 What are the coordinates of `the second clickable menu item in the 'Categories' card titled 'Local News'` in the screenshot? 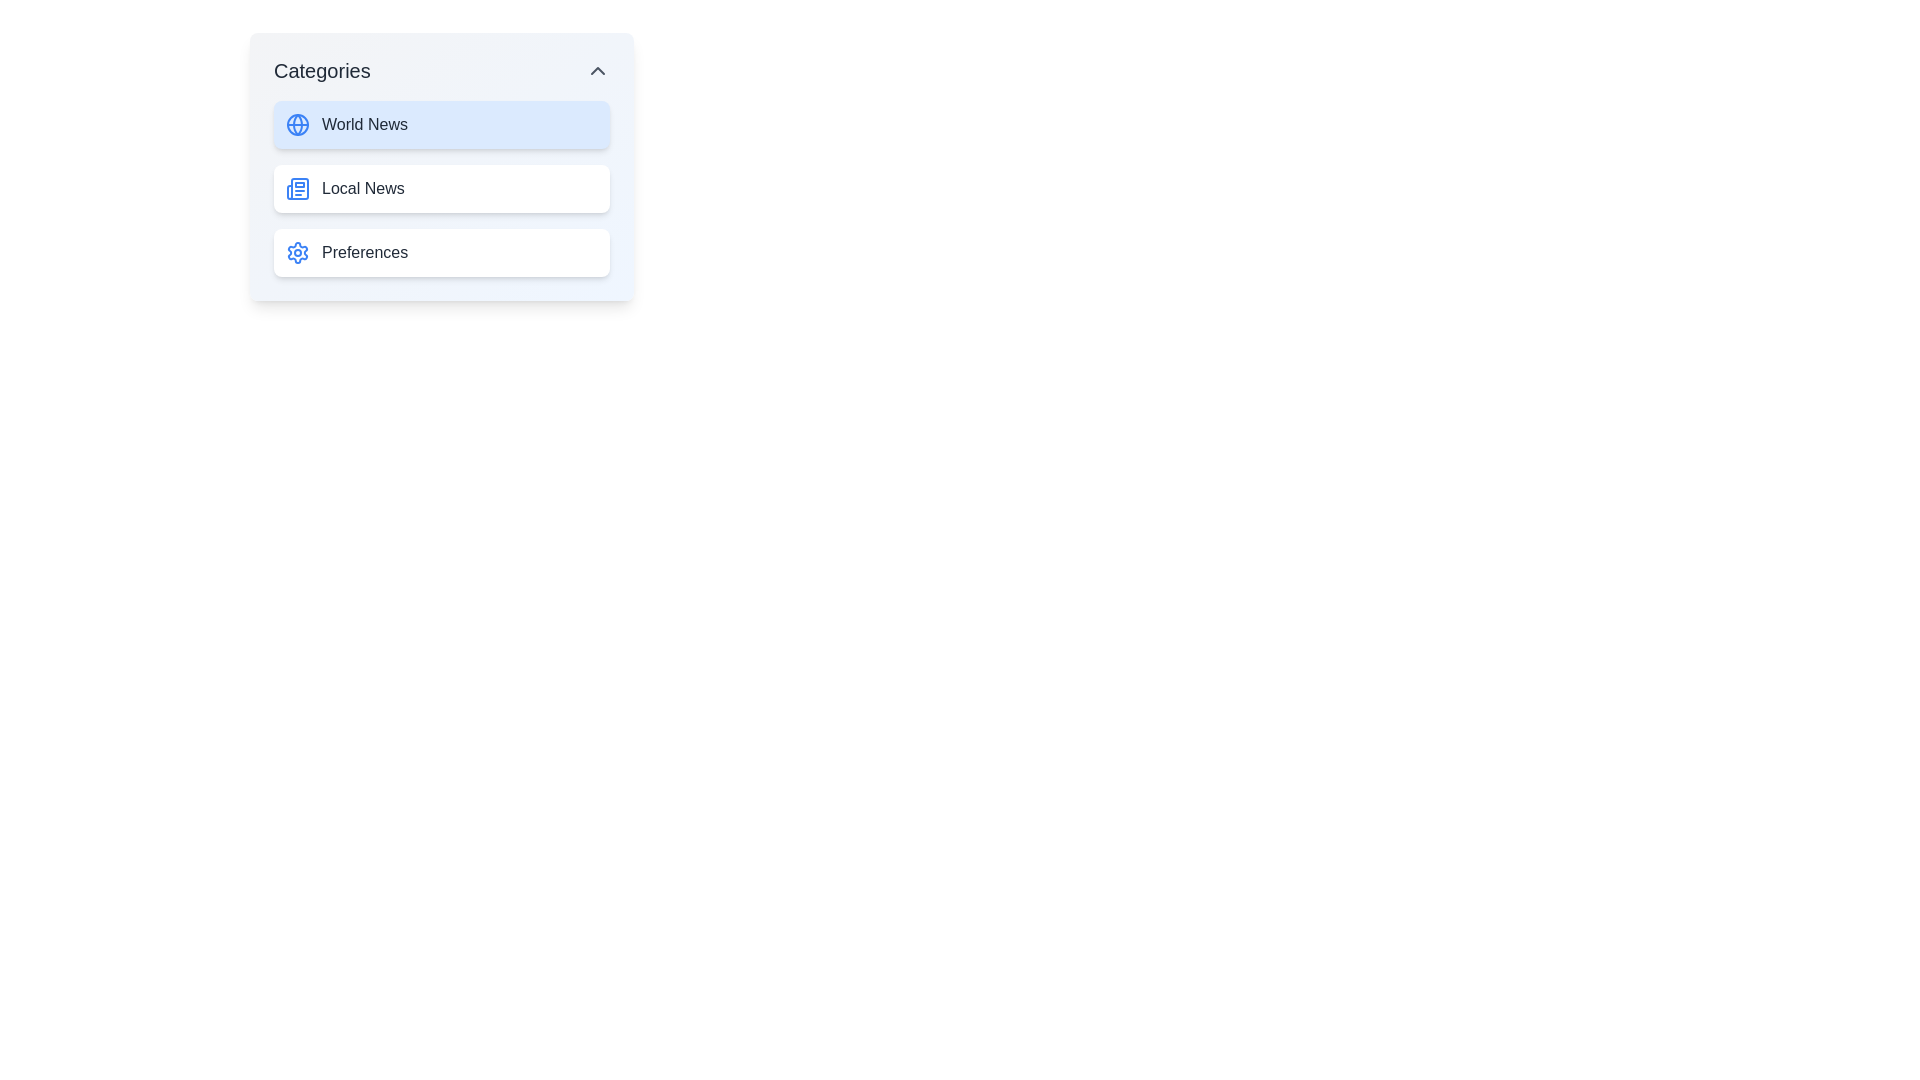 It's located at (440, 165).